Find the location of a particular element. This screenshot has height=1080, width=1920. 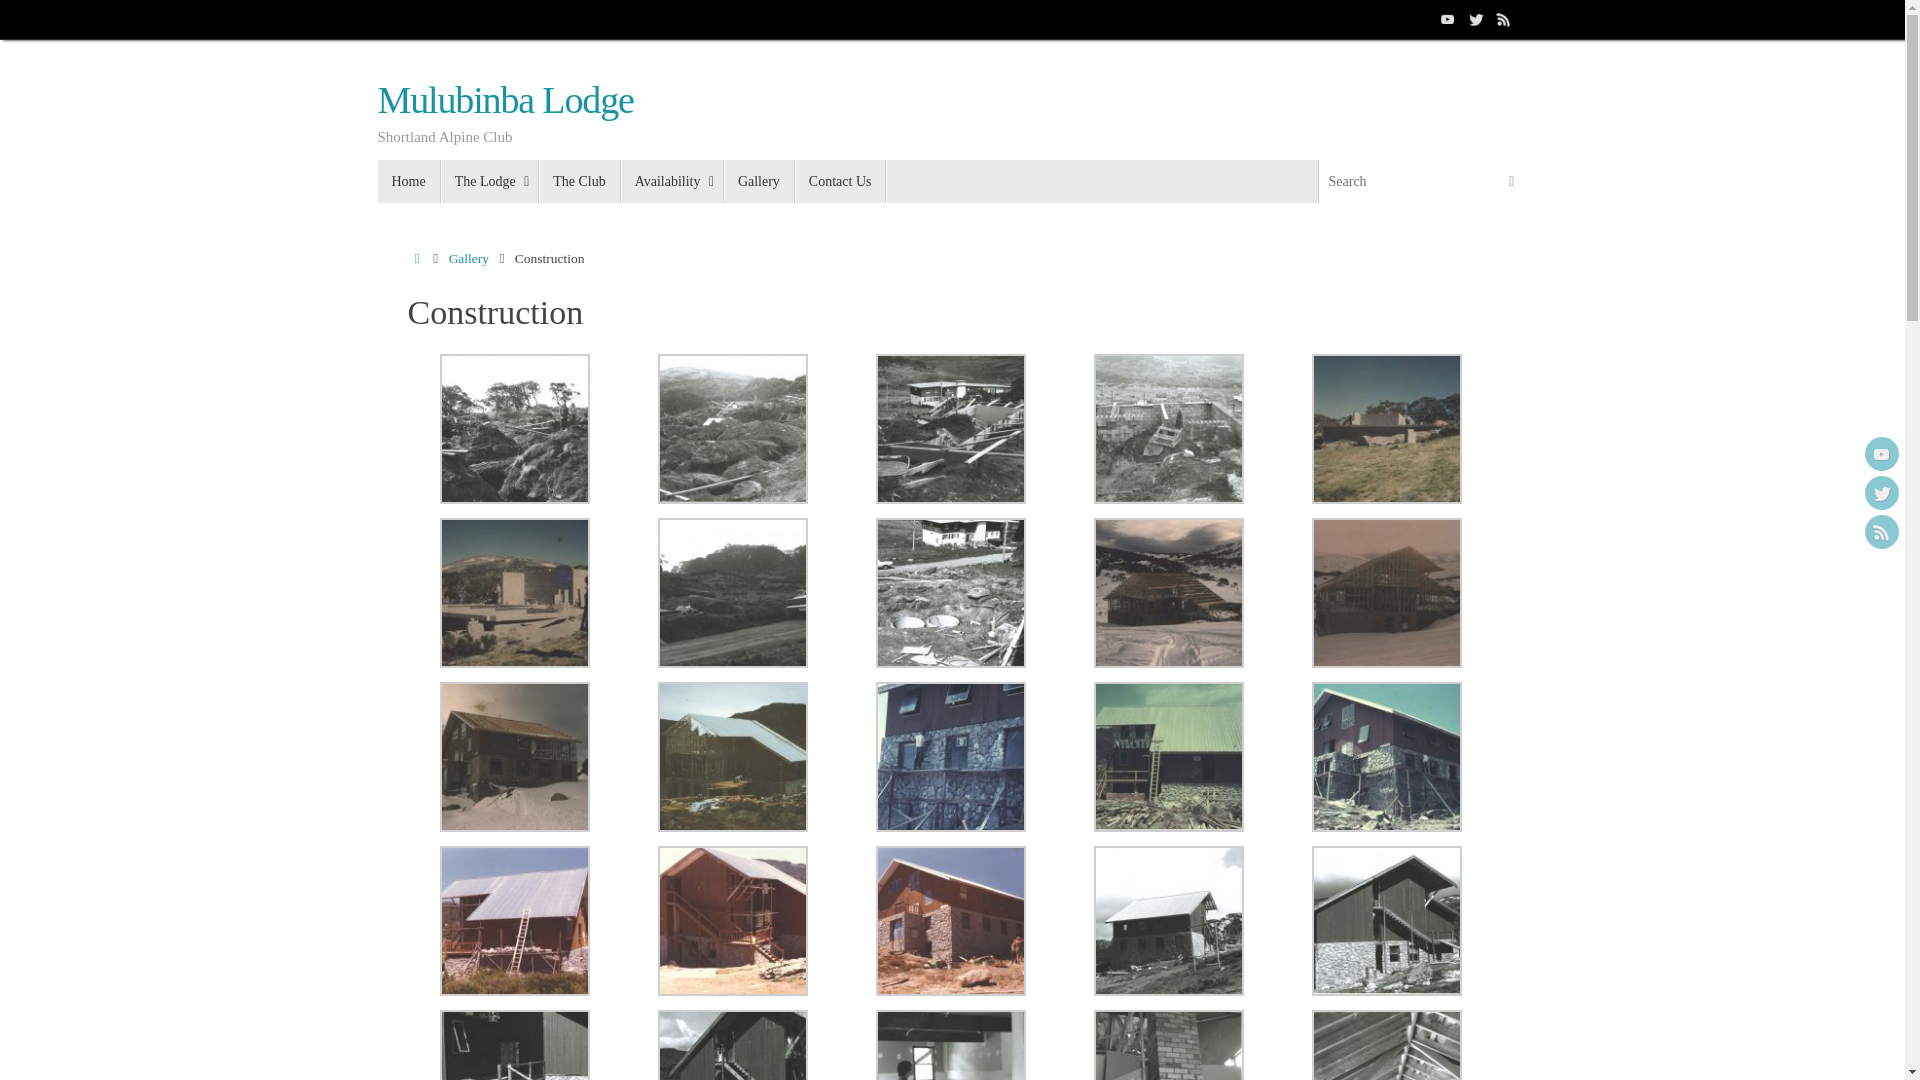

'YouTube' is located at coordinates (1880, 454).